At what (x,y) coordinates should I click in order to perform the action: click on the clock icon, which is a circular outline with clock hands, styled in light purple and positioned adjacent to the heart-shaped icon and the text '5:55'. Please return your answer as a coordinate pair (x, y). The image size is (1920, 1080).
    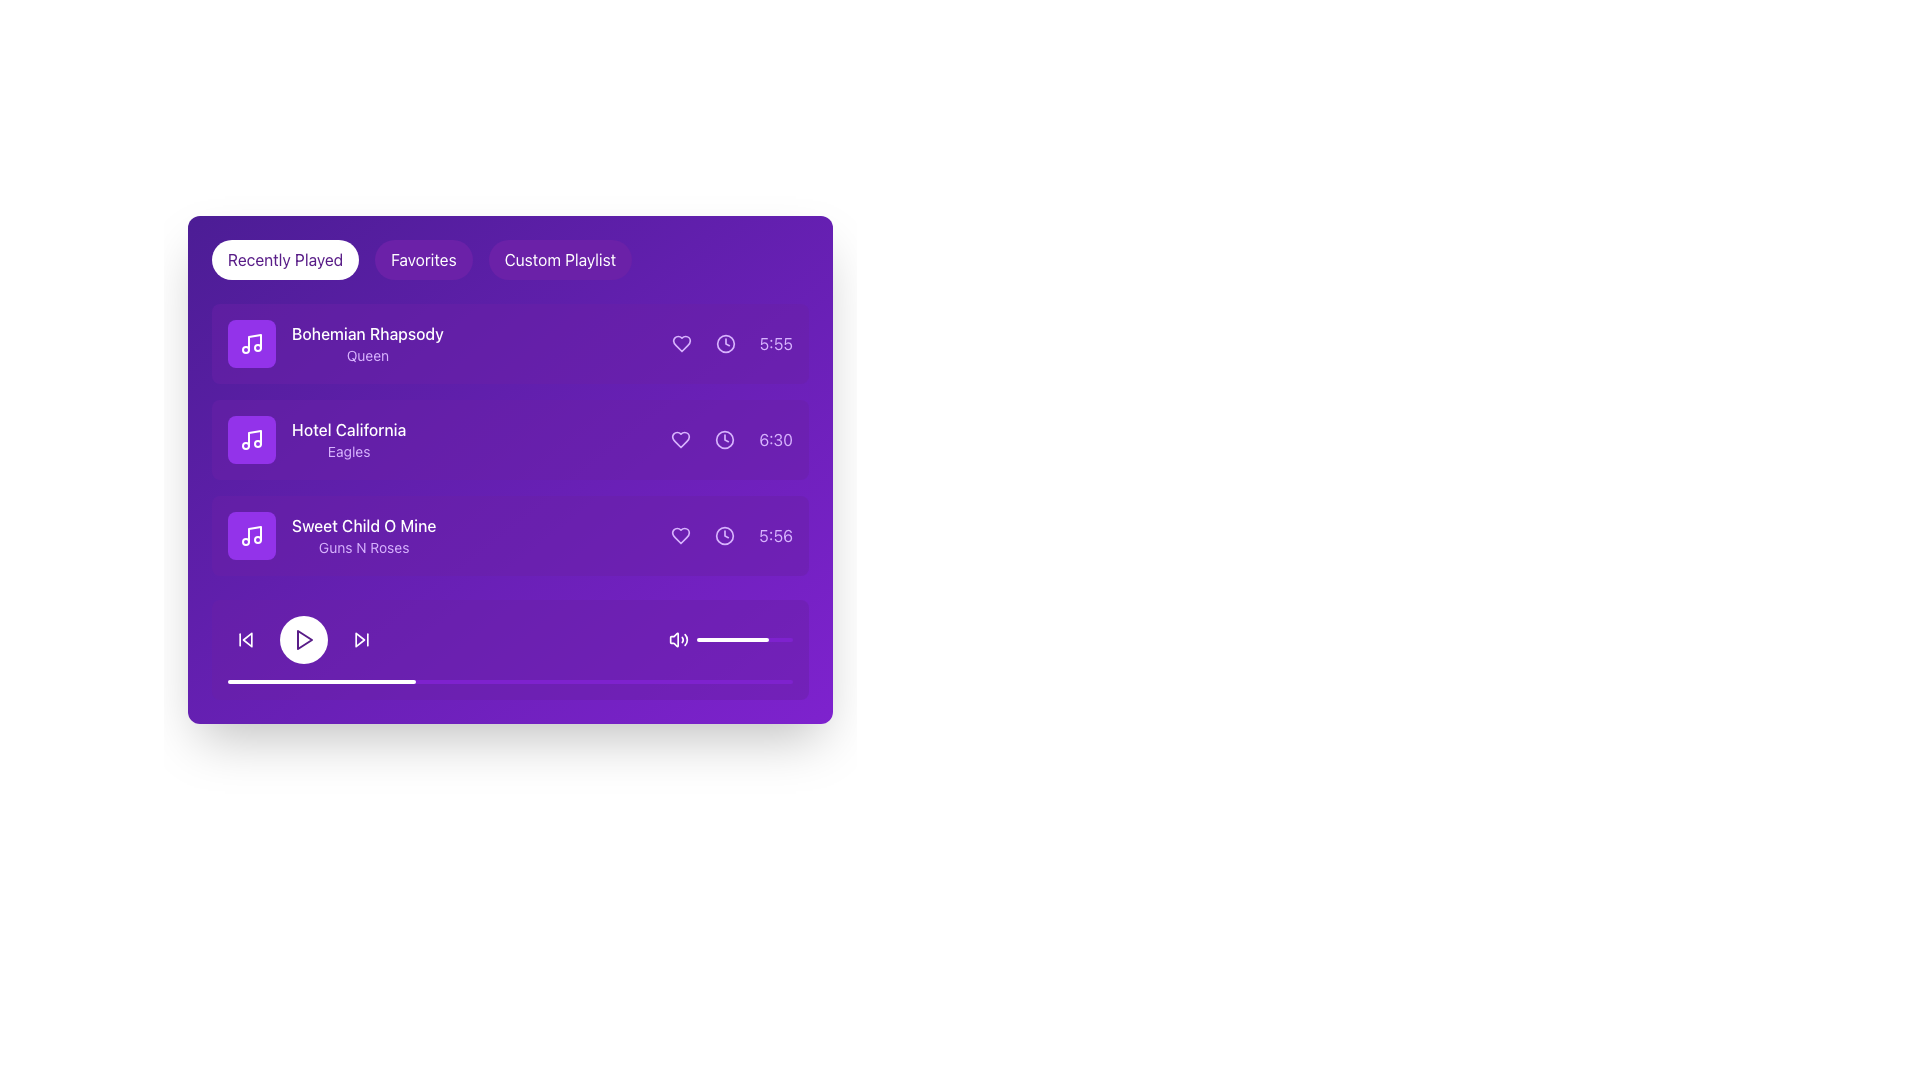
    Looking at the image, I should click on (724, 342).